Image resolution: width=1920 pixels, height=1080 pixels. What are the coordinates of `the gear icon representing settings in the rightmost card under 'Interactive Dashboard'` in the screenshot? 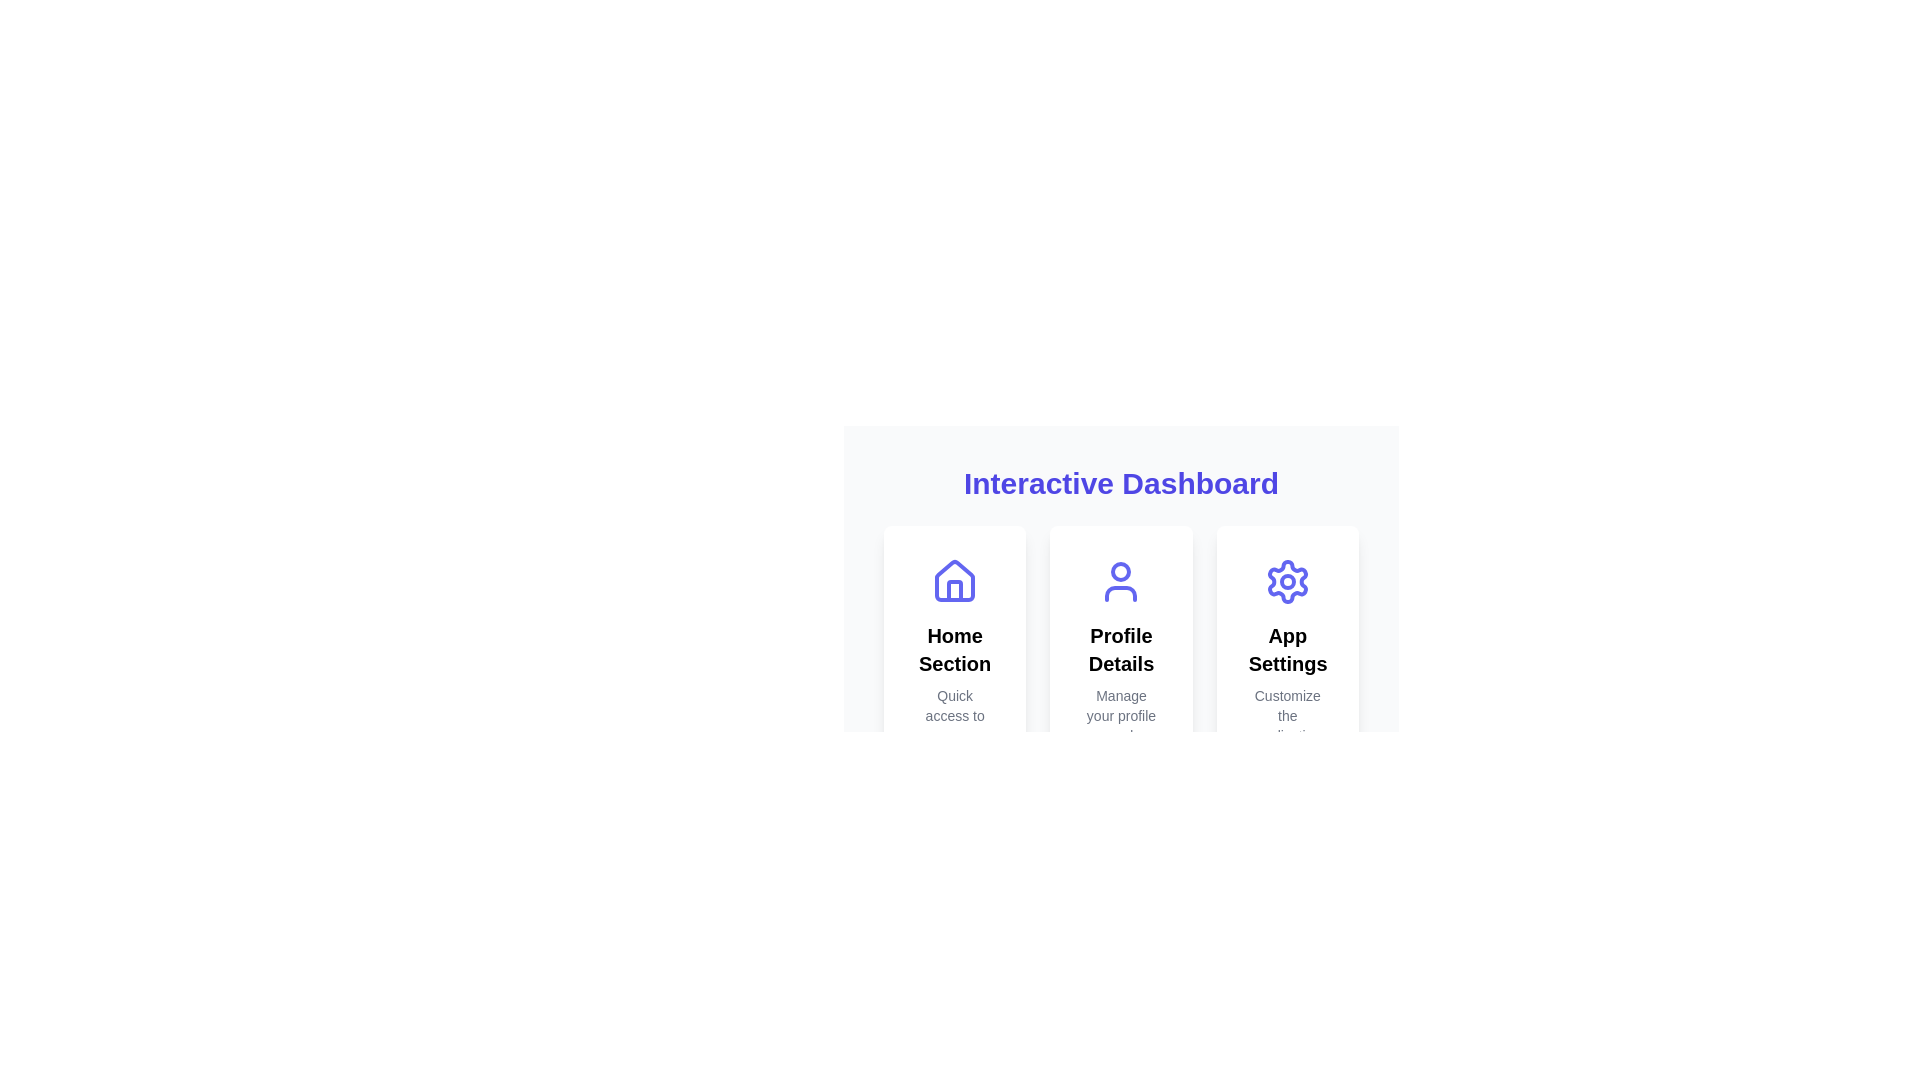 It's located at (1287, 582).